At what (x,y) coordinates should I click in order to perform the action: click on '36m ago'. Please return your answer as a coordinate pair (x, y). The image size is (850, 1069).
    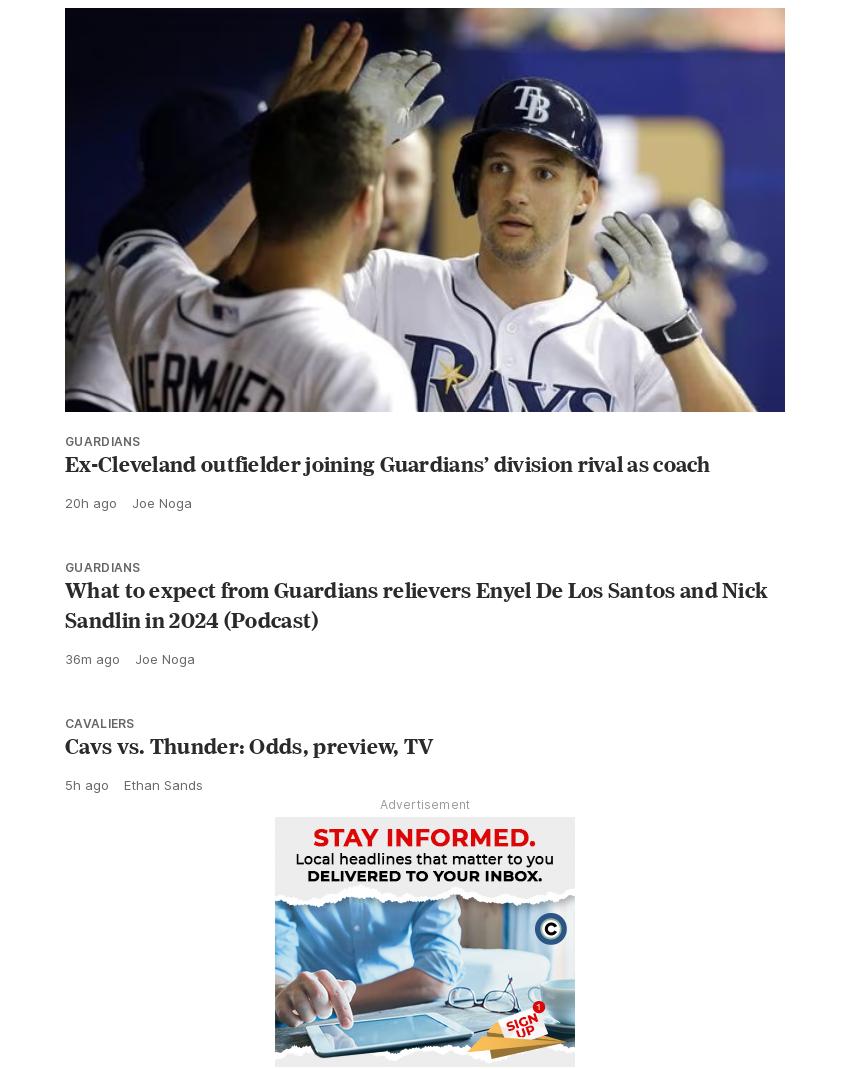
    Looking at the image, I should click on (91, 701).